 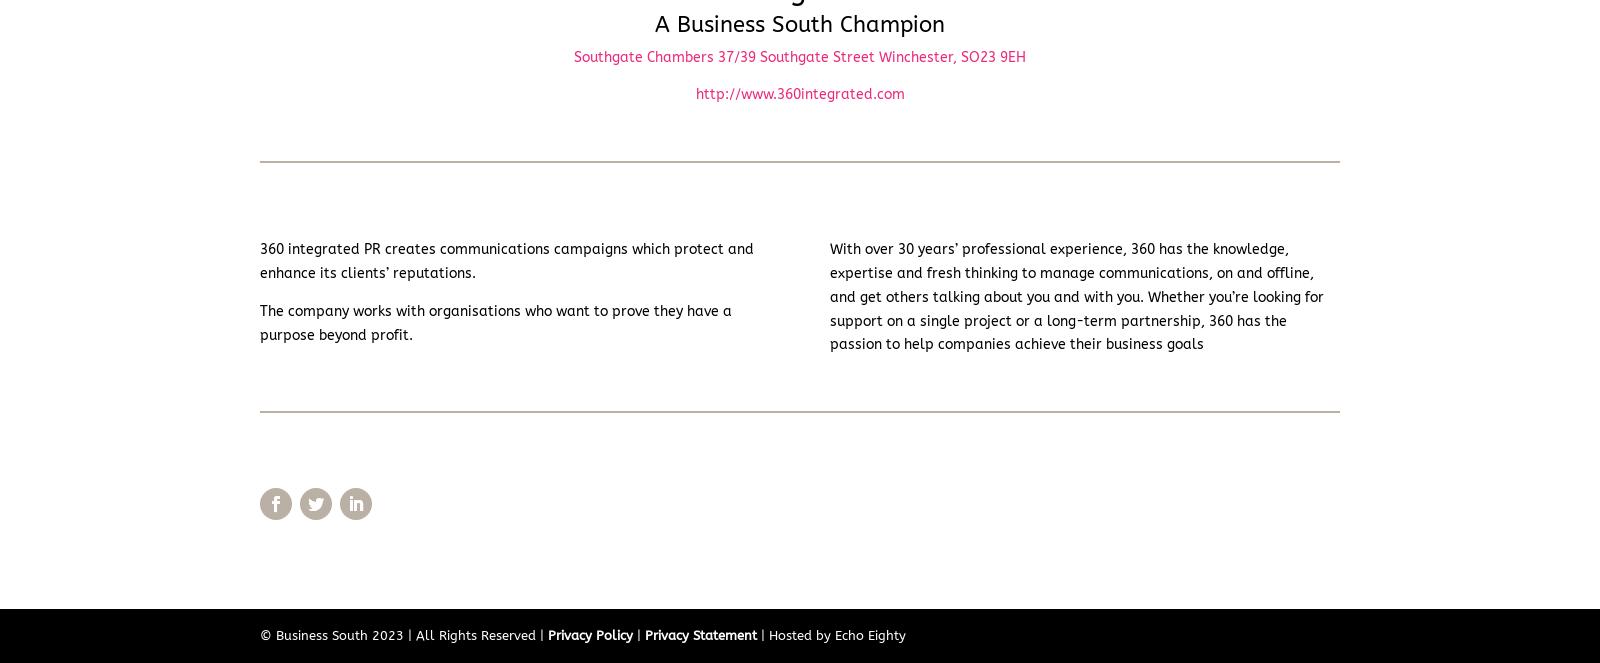 What do you see at coordinates (992, 55) in the screenshot?
I see `'SO23 9EH'` at bounding box center [992, 55].